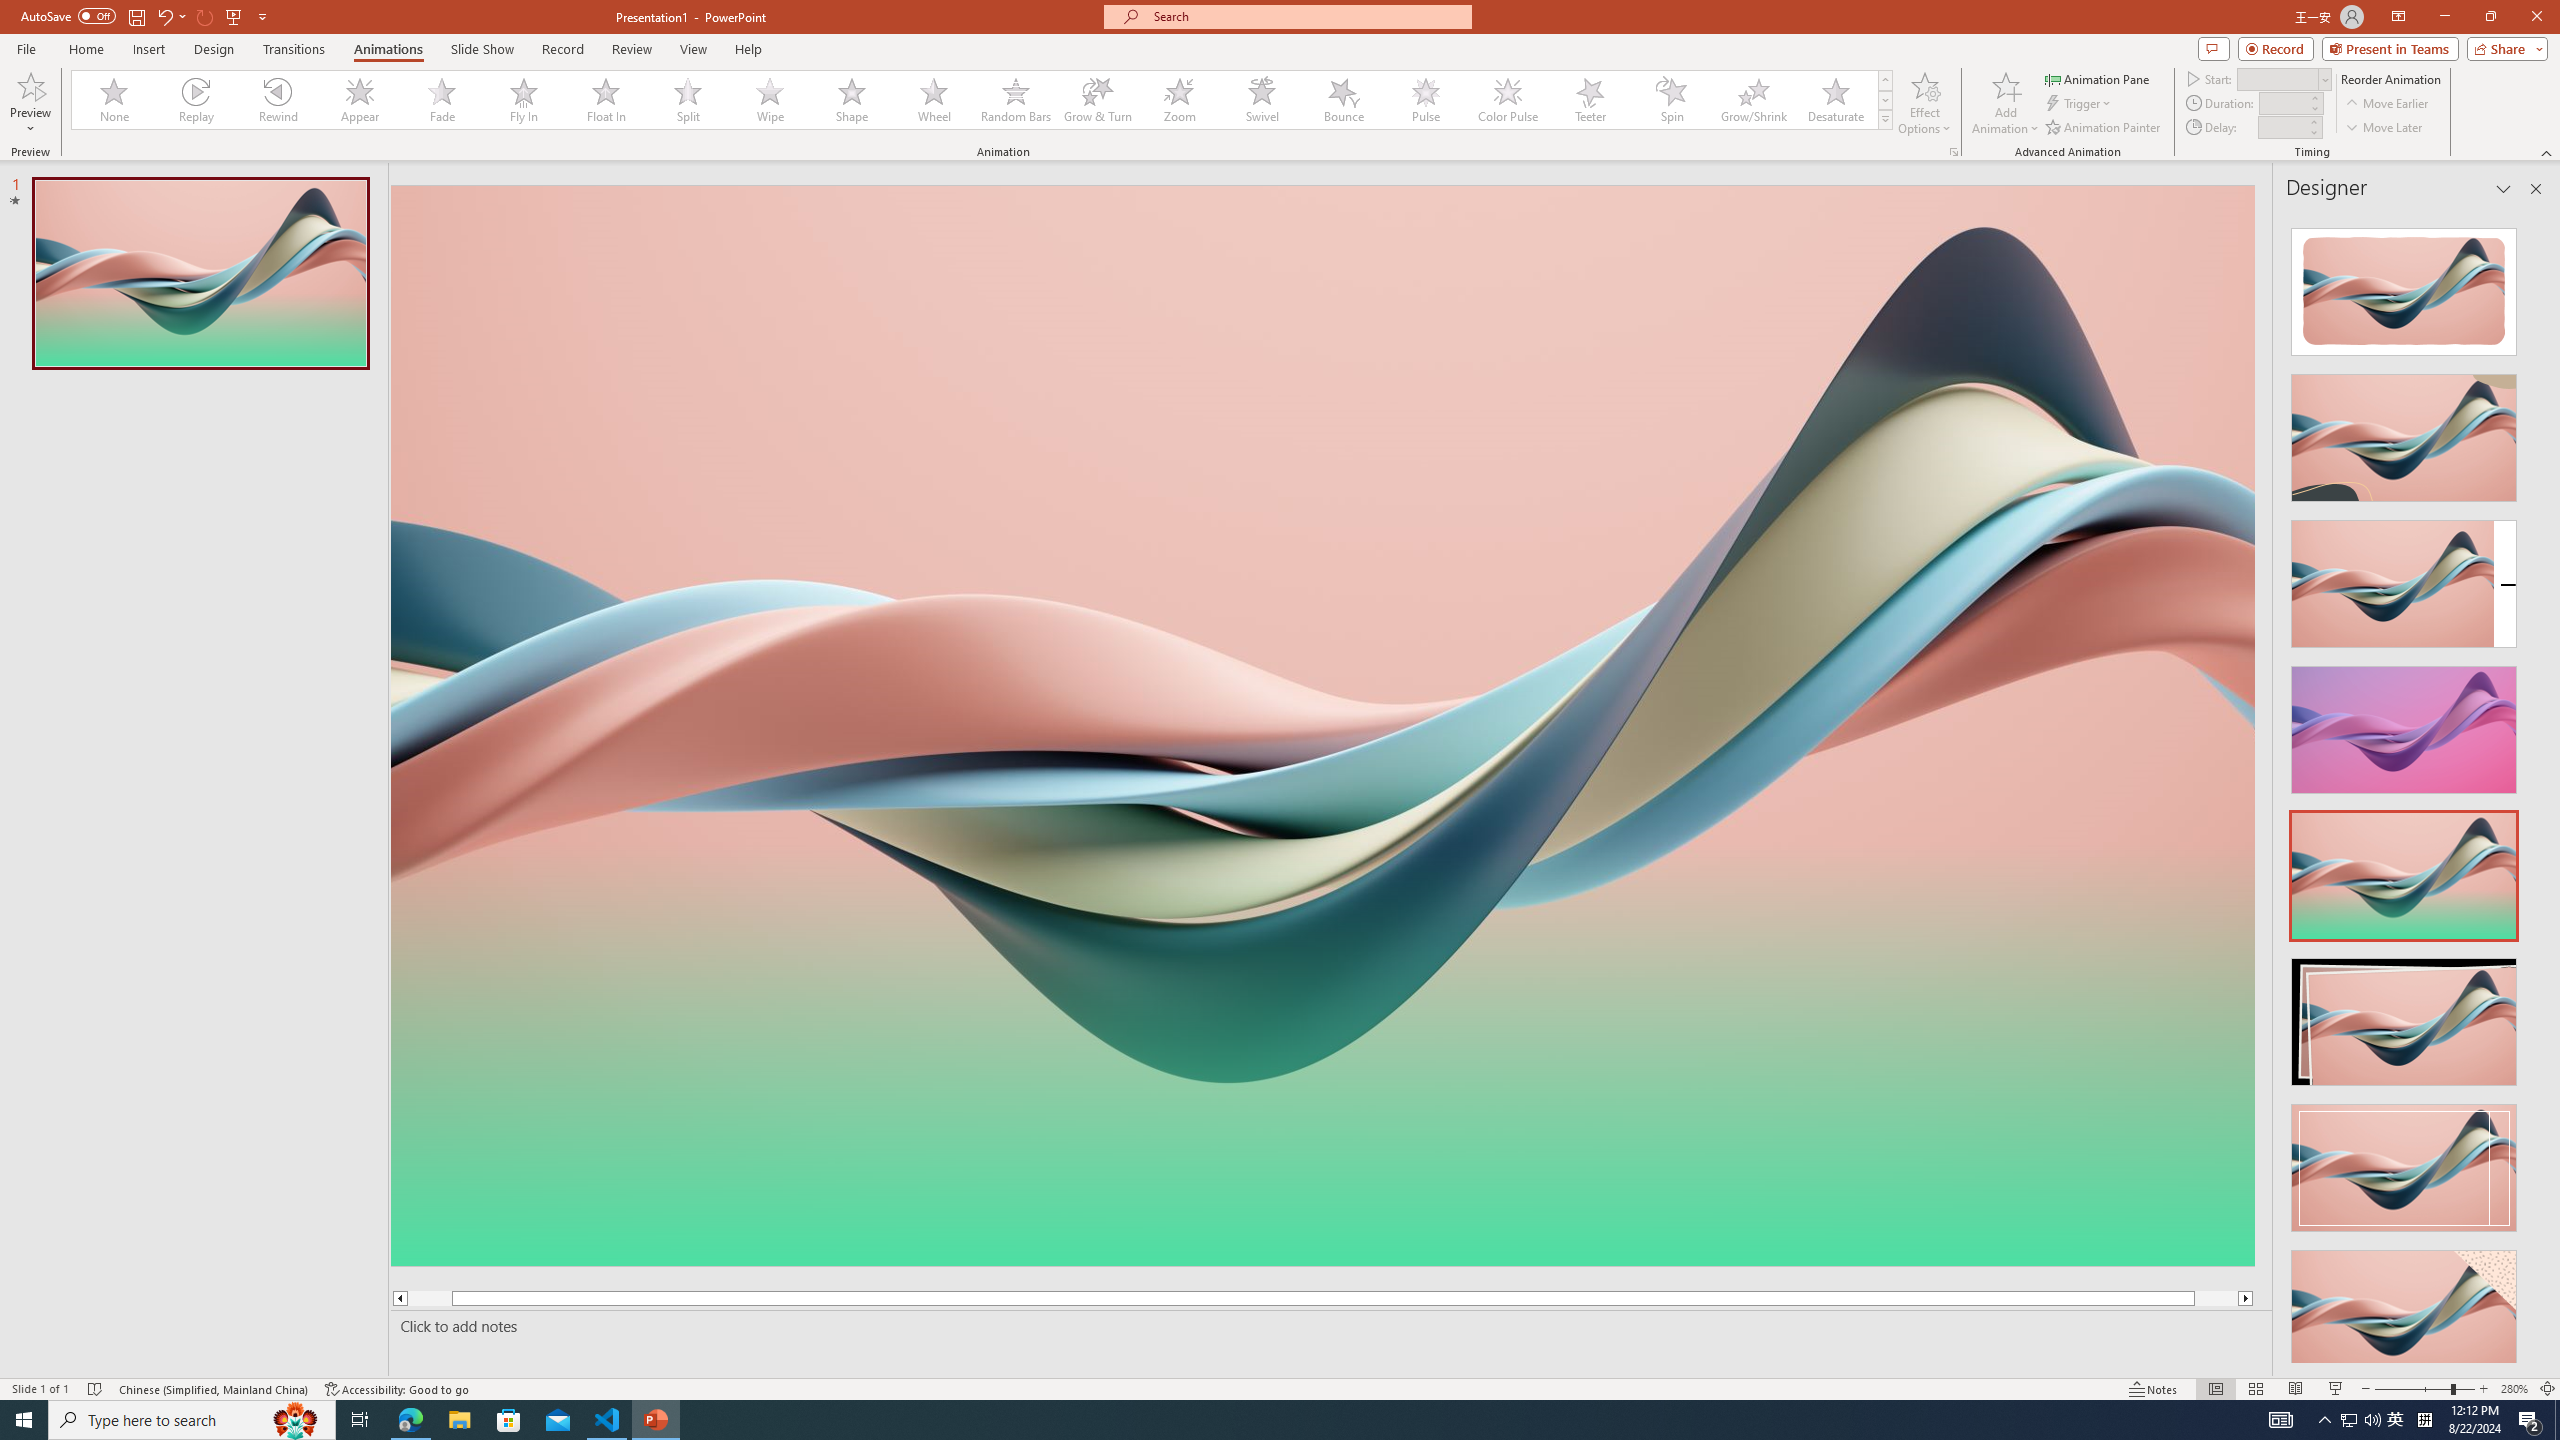 This screenshot has height=1440, width=2560. I want to click on 'Pulse', so click(1424, 99).